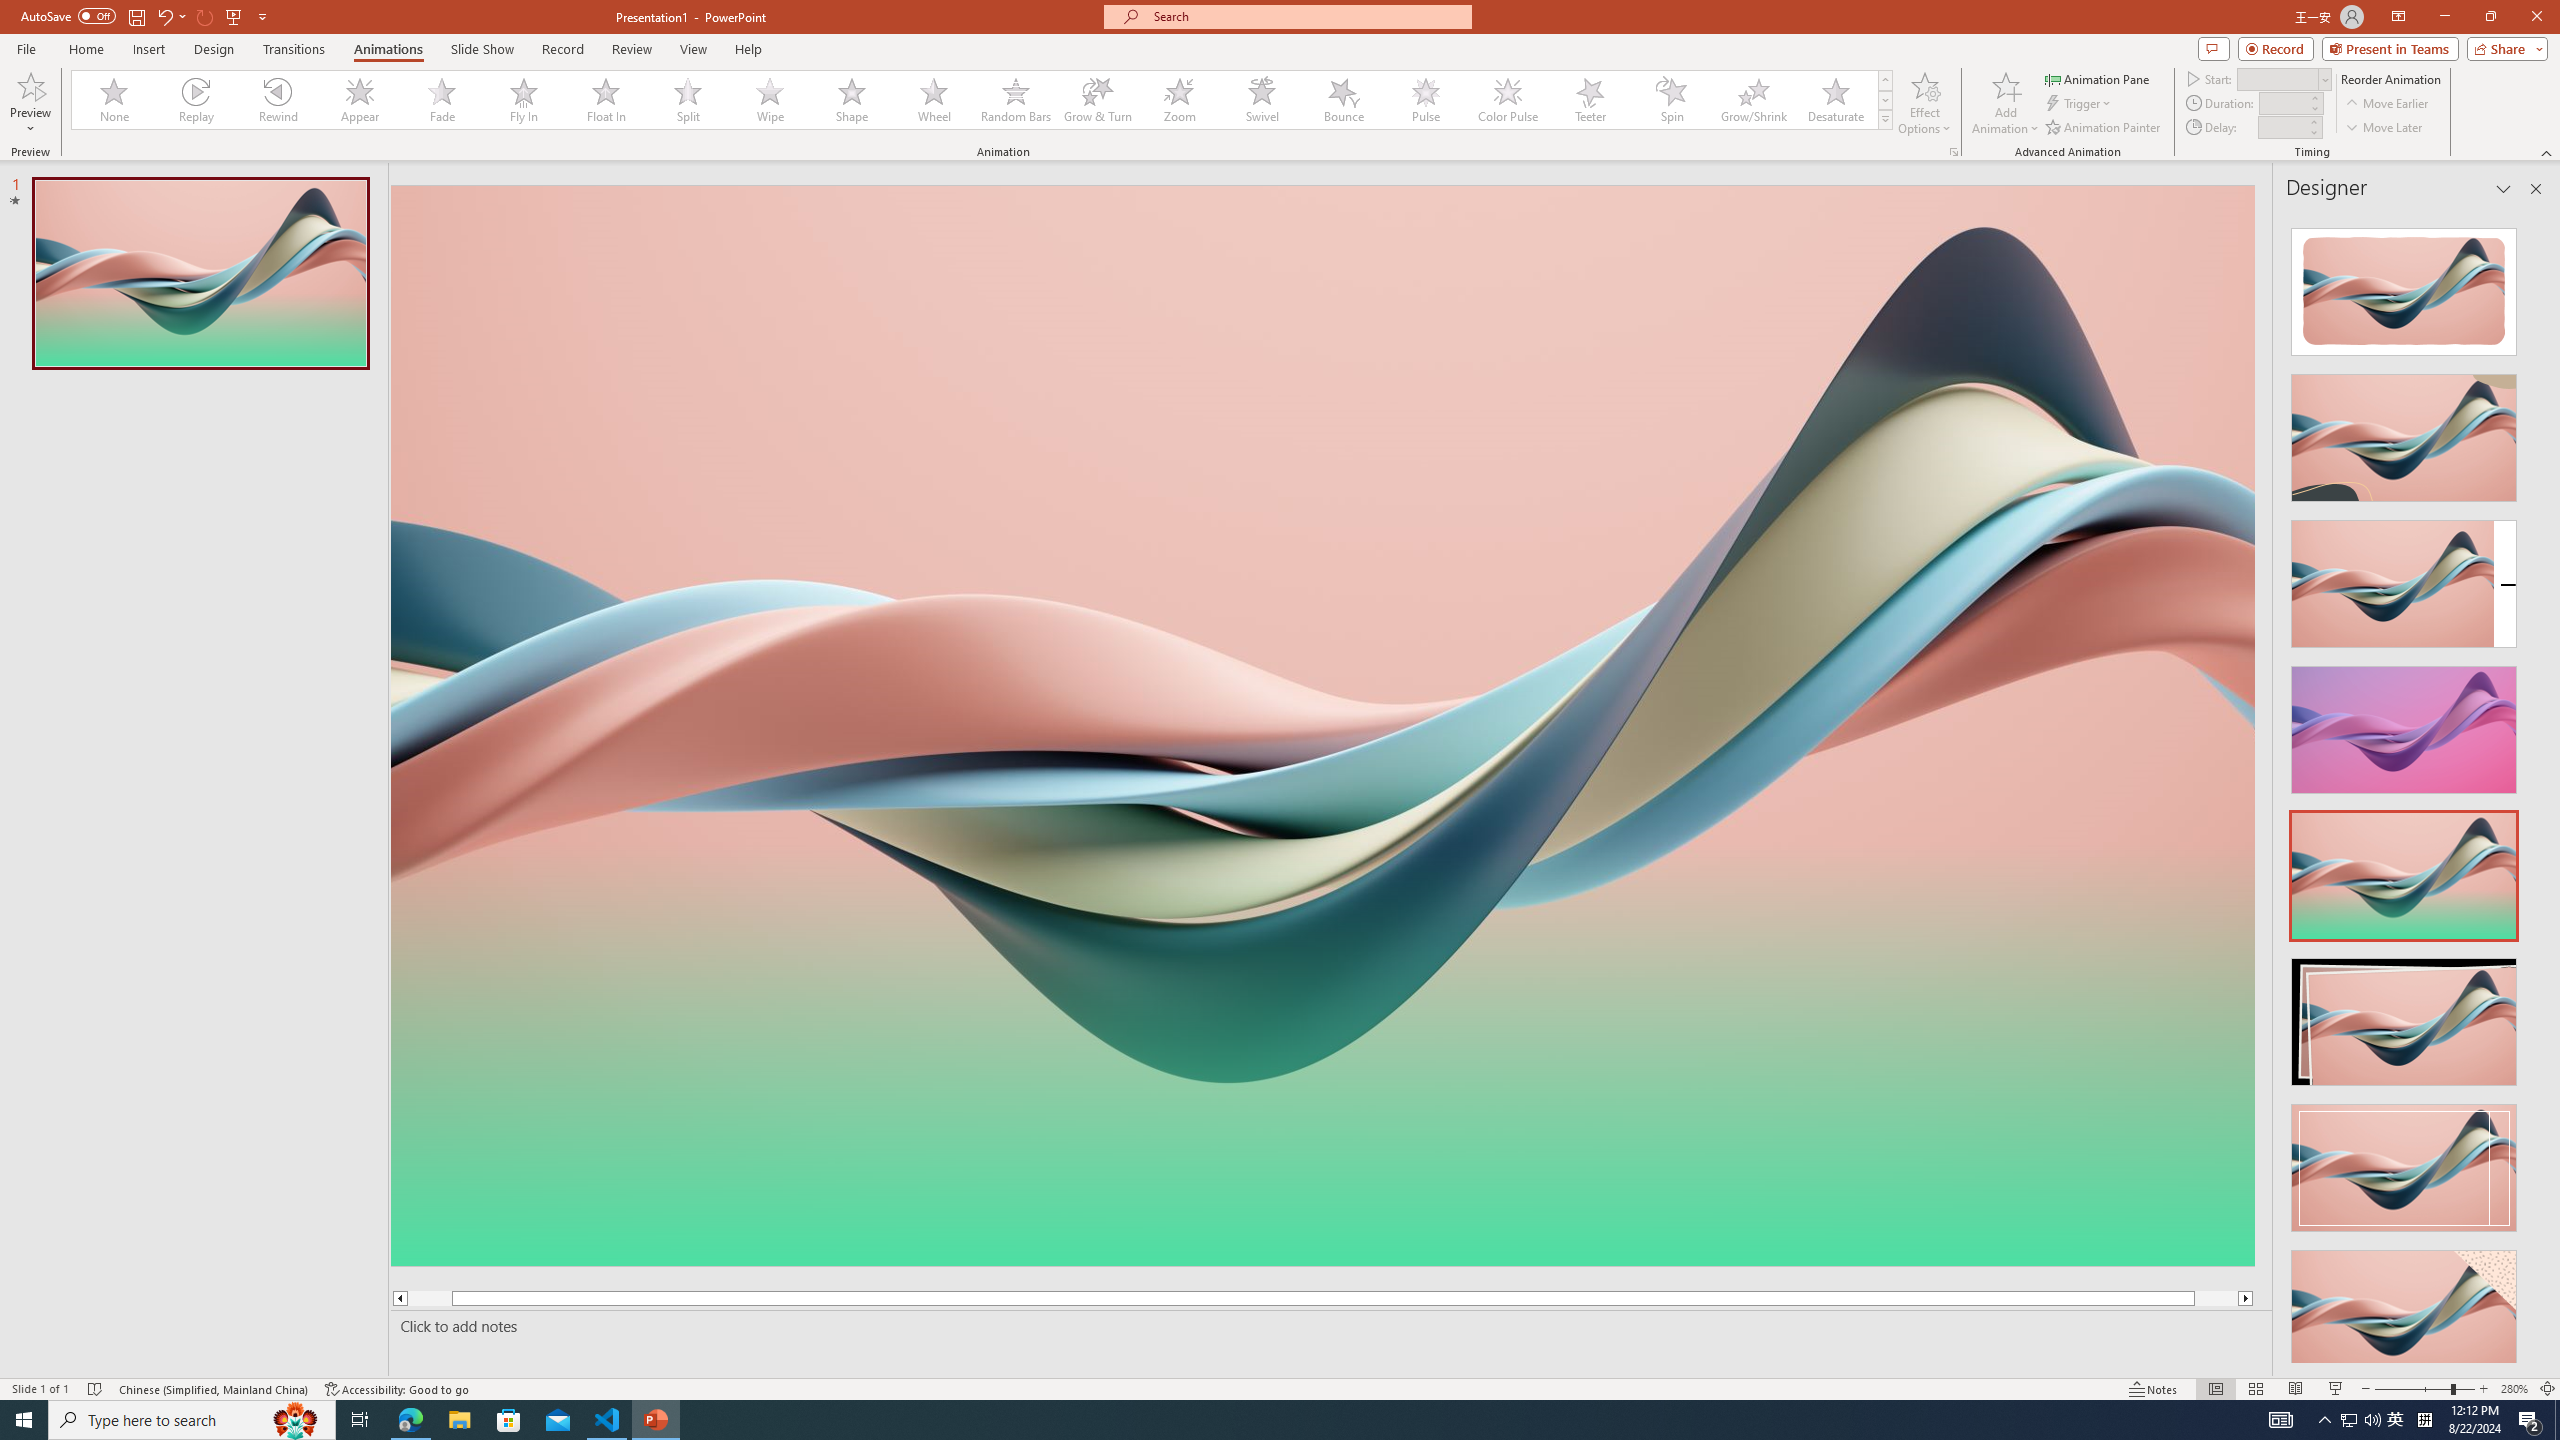 This screenshot has height=1440, width=2560. I want to click on 'Pulse', so click(1424, 99).